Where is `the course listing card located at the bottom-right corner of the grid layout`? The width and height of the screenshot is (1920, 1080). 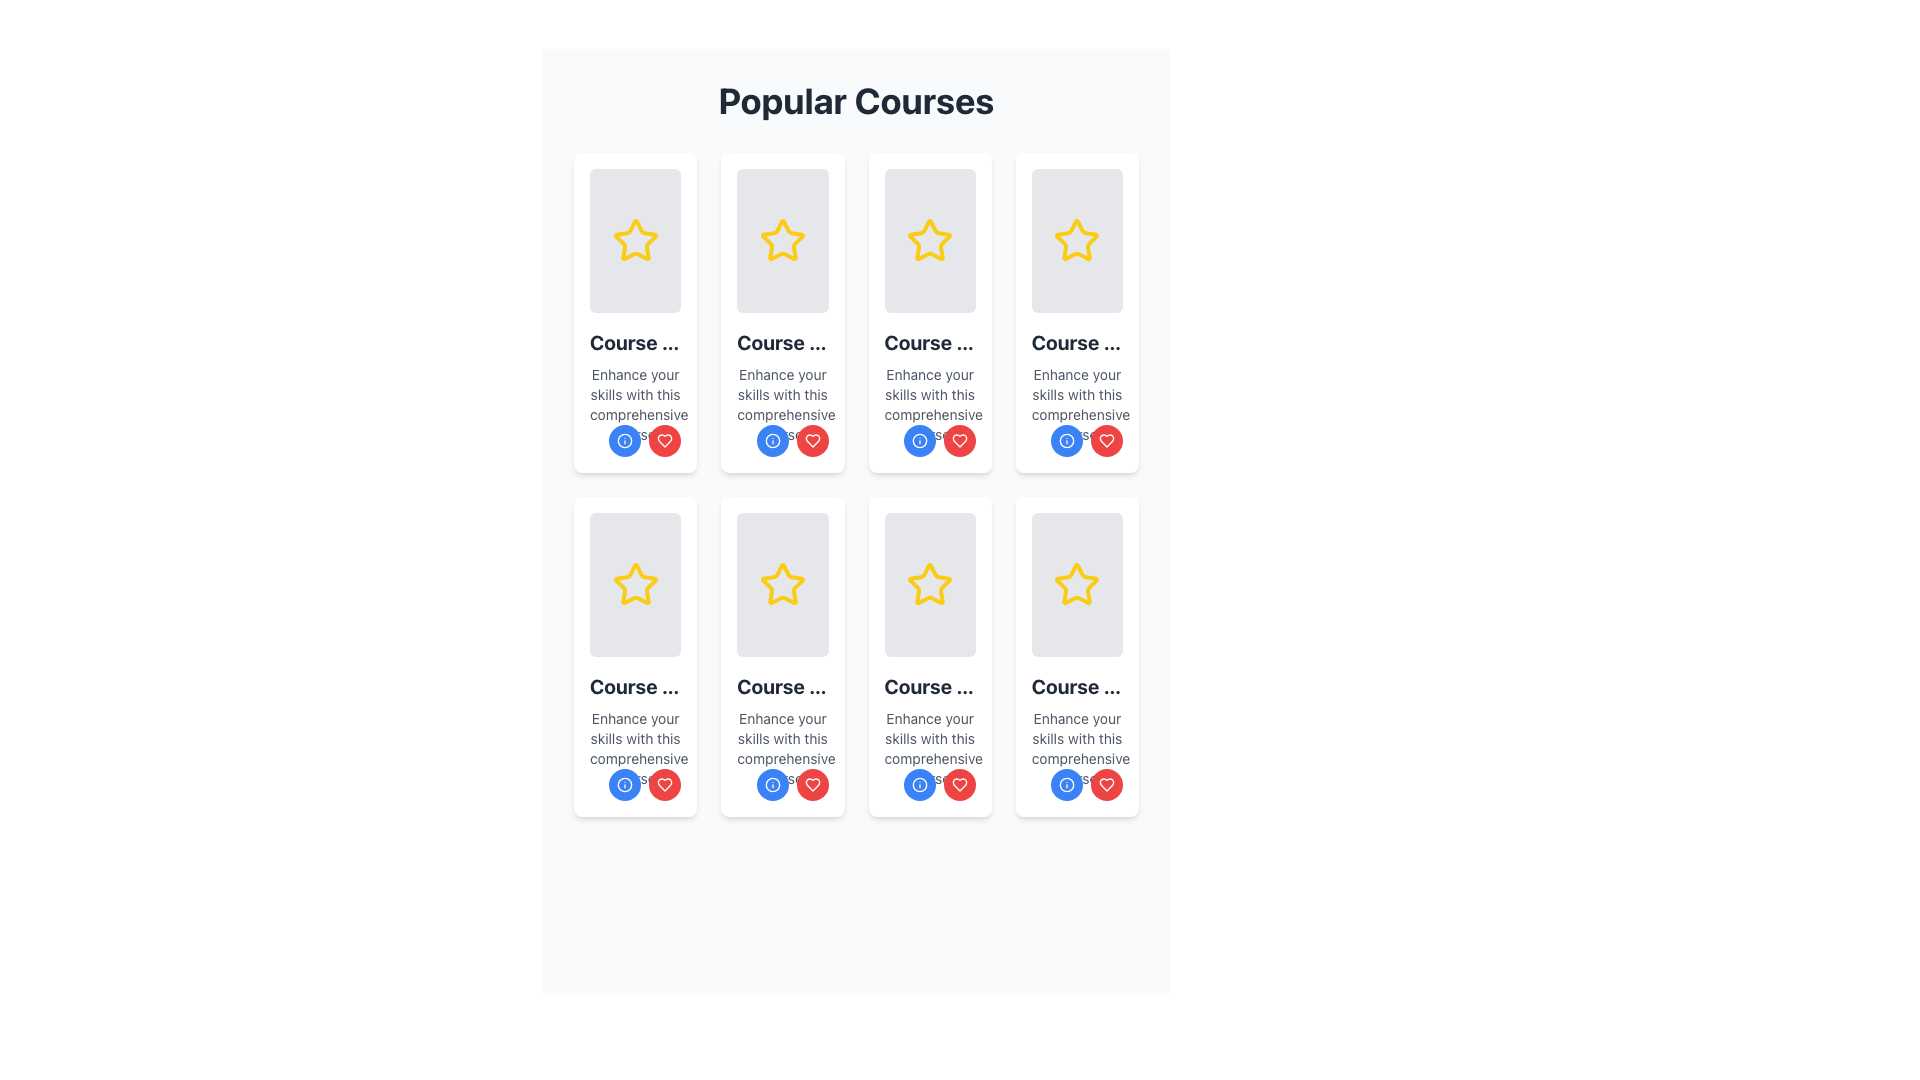
the course listing card located at the bottom-right corner of the grid layout is located at coordinates (1076, 656).